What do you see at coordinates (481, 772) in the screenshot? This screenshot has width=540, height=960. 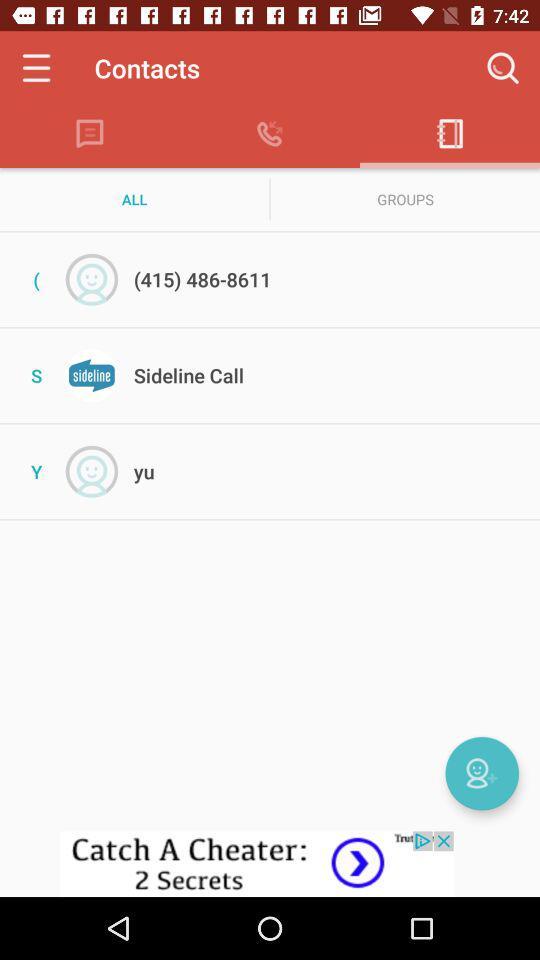 I see `new contact option` at bounding box center [481, 772].